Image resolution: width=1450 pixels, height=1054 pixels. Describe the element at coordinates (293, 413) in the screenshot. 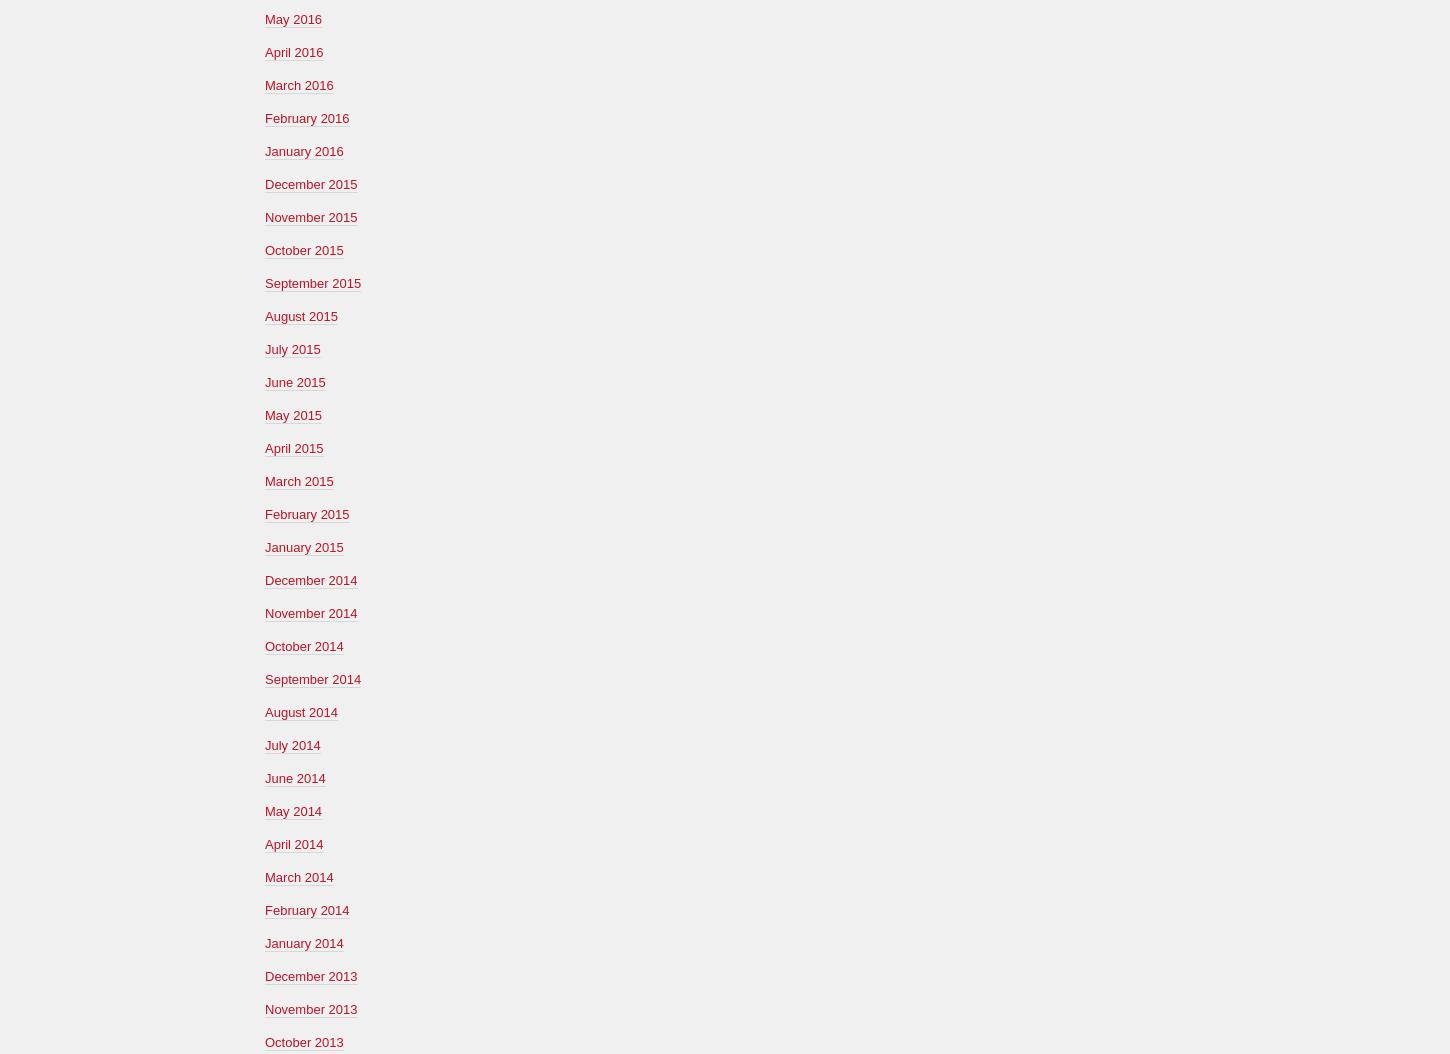

I see `'May 2015'` at that location.